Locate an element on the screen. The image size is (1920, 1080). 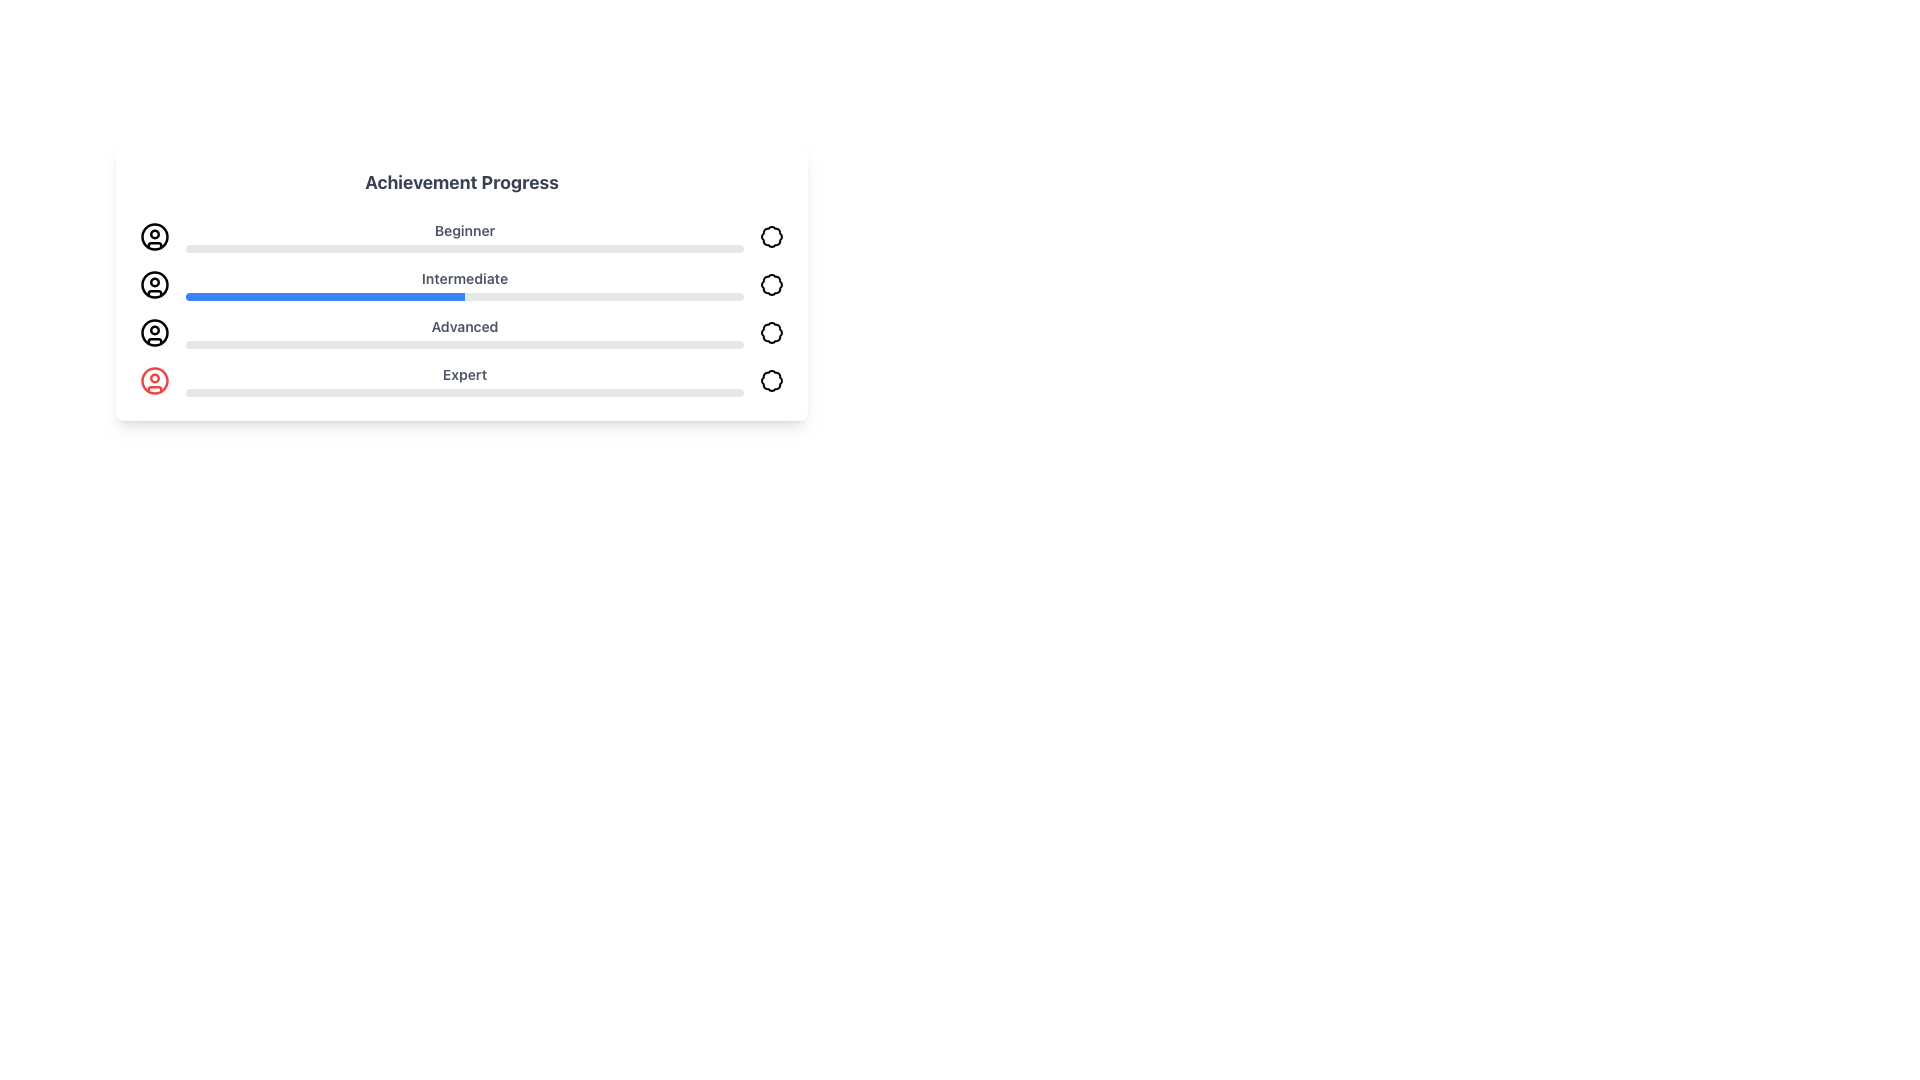
the highlighted blue progress segment within the second progress bar under the 'Intermediate' label is located at coordinates (325, 297).